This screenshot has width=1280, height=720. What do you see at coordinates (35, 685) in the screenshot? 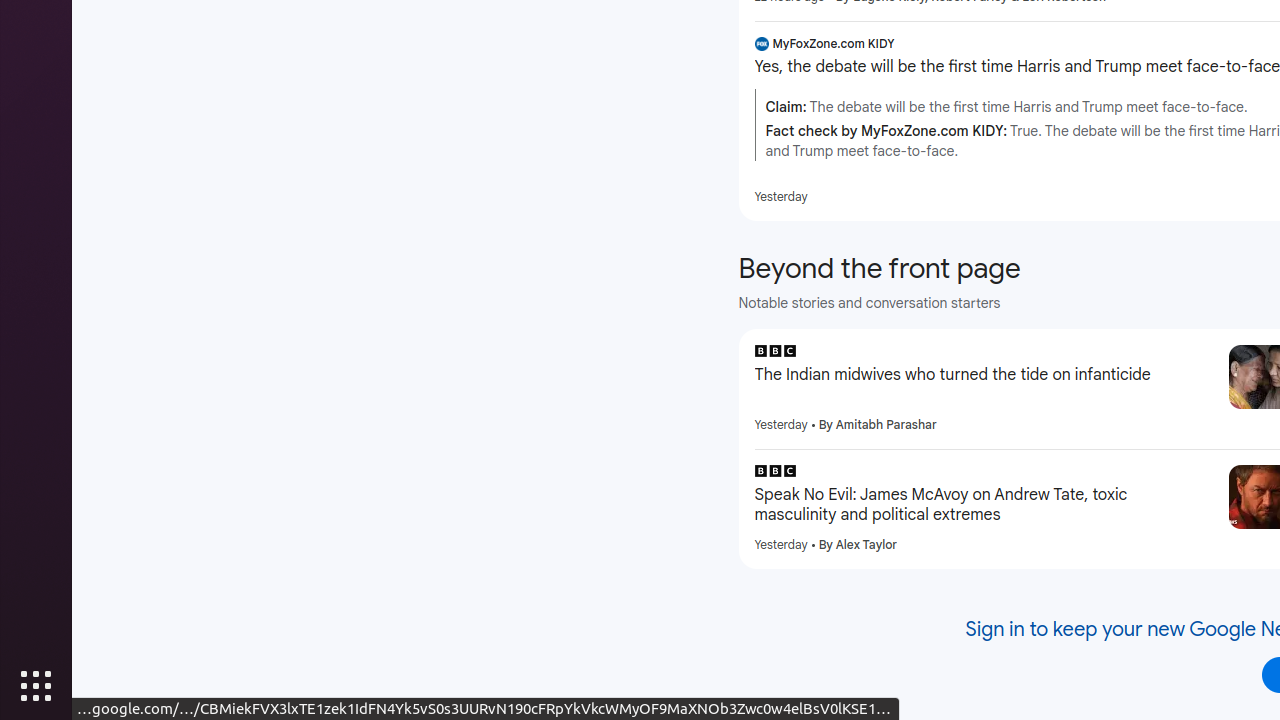
I see `'Show Applications'` at bounding box center [35, 685].